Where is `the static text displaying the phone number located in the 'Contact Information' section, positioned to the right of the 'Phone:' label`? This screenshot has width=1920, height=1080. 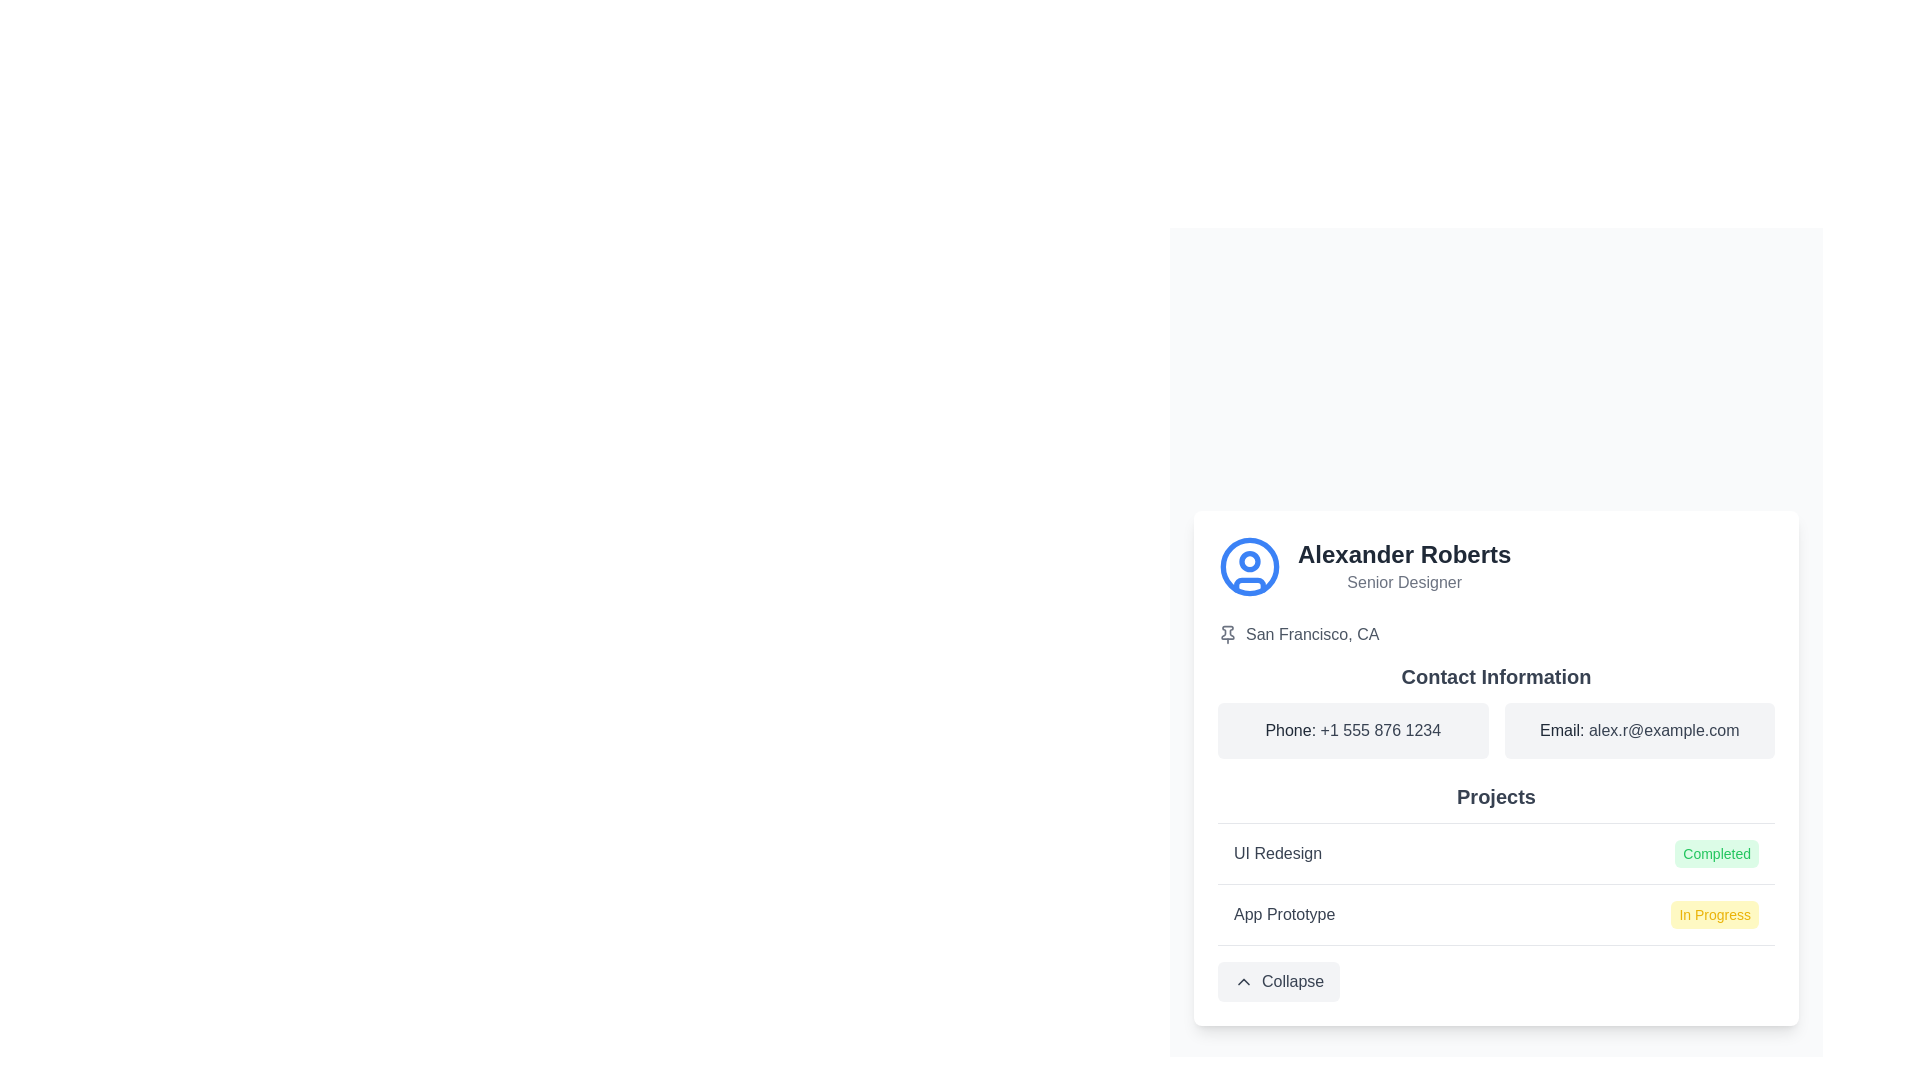 the static text displaying the phone number located in the 'Contact Information' section, positioned to the right of the 'Phone:' label is located at coordinates (1379, 729).